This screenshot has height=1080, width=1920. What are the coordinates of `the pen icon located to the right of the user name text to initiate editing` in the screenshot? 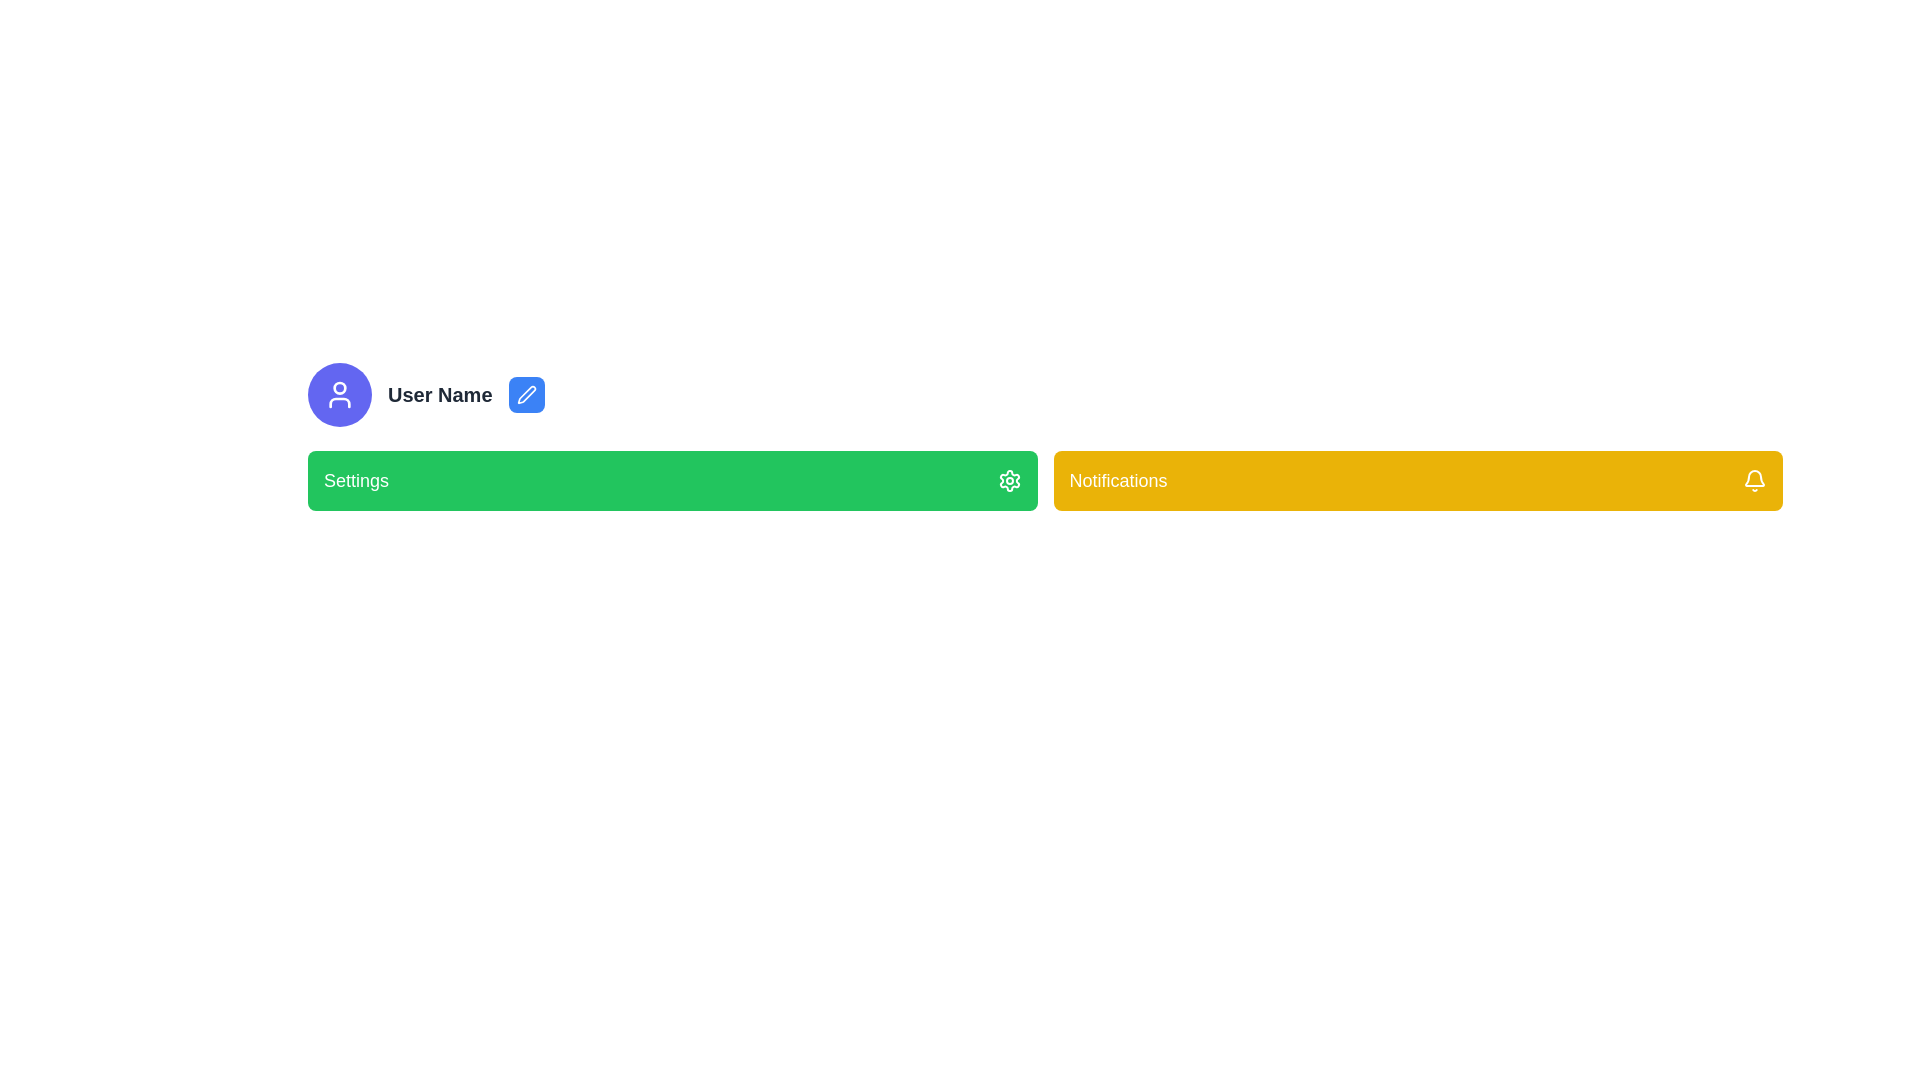 It's located at (526, 394).